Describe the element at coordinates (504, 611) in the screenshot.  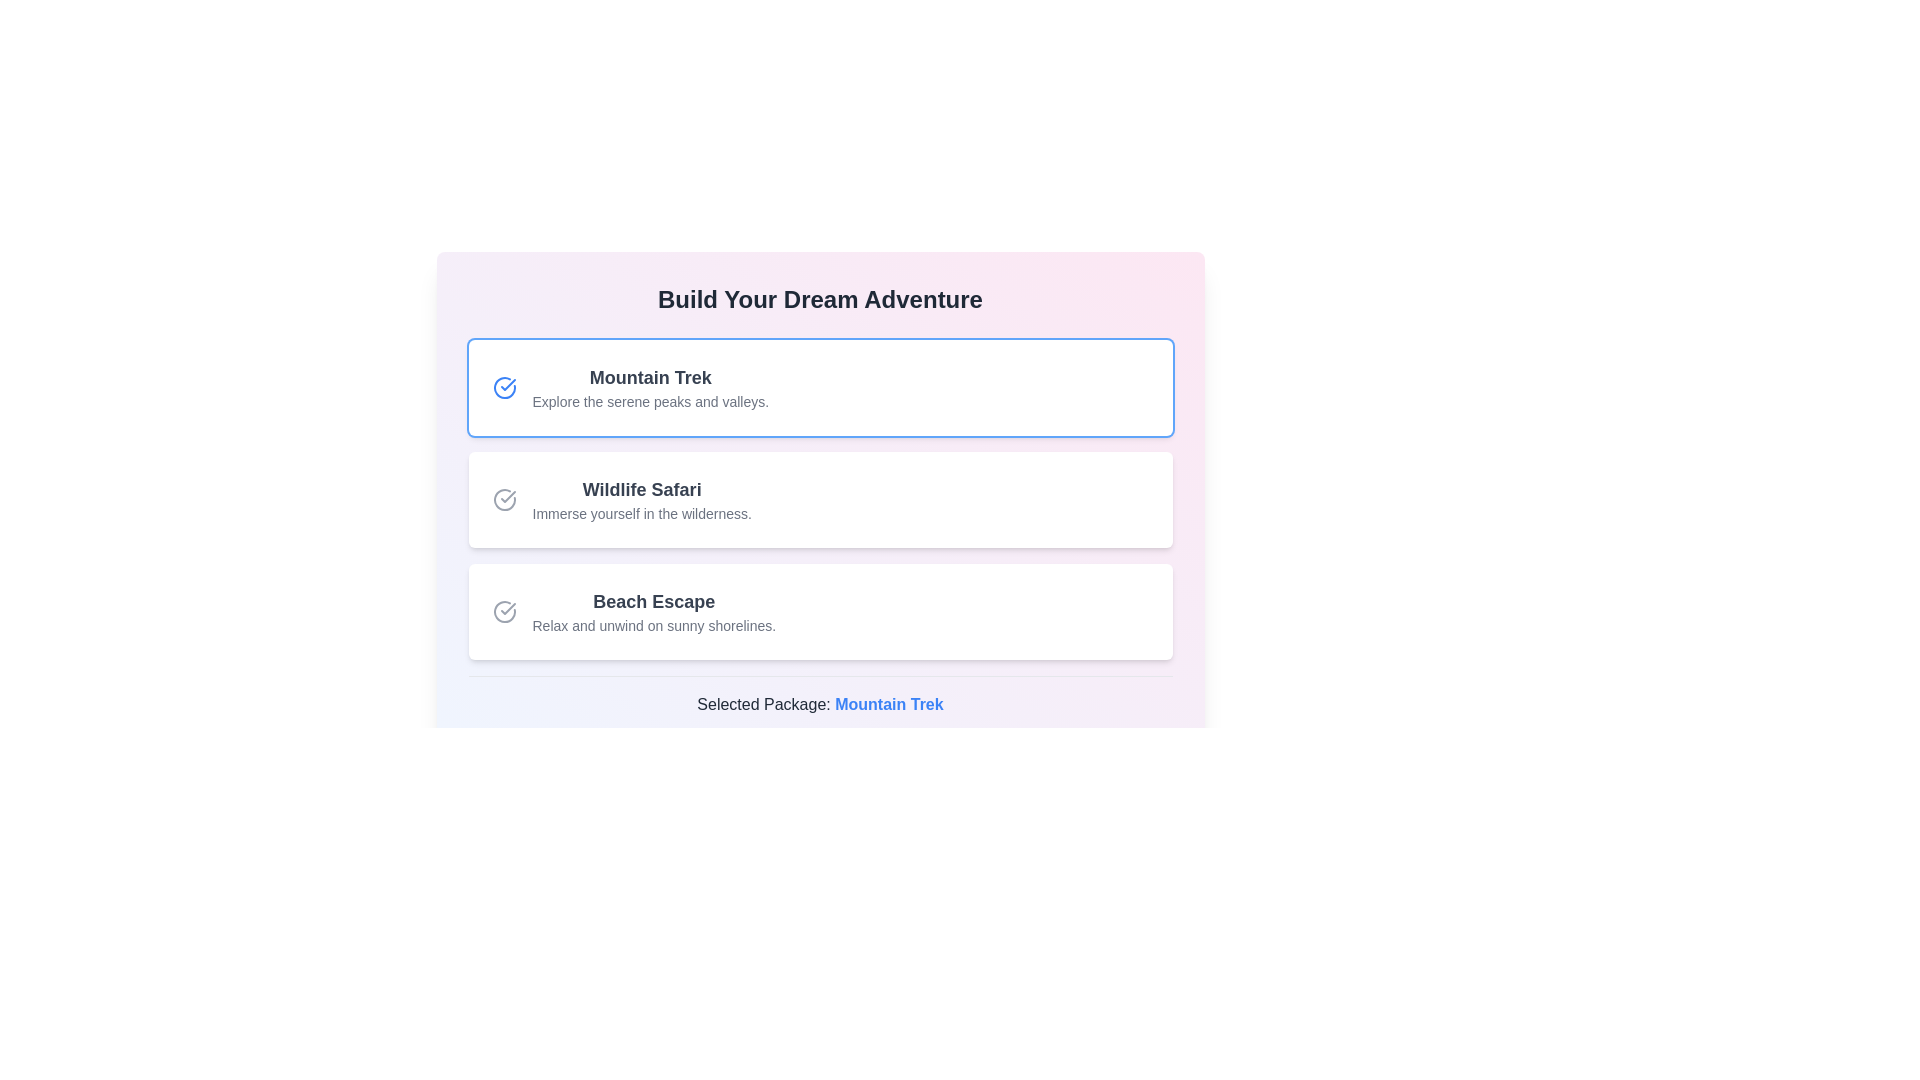
I see `the circular icon with a checkmark inside, styled in light gray, located on the left side of the 'Beach Escape' list item` at that location.